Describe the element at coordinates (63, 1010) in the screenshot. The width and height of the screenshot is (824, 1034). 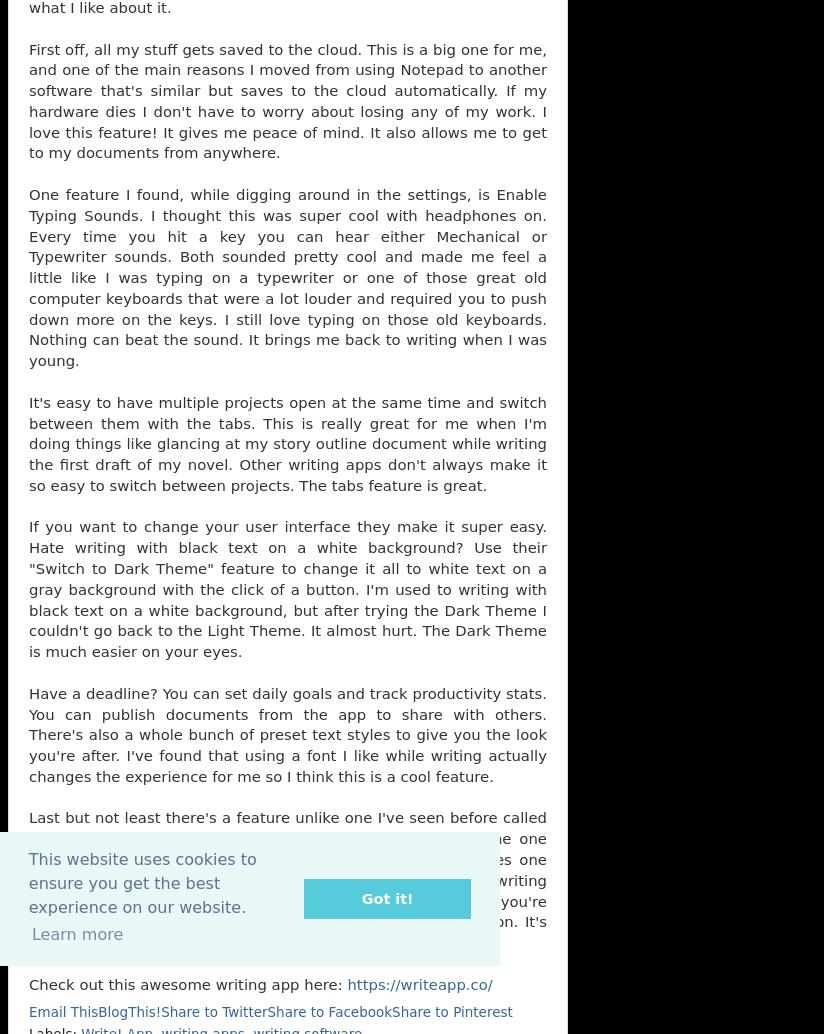
I see `'Email This'` at that location.